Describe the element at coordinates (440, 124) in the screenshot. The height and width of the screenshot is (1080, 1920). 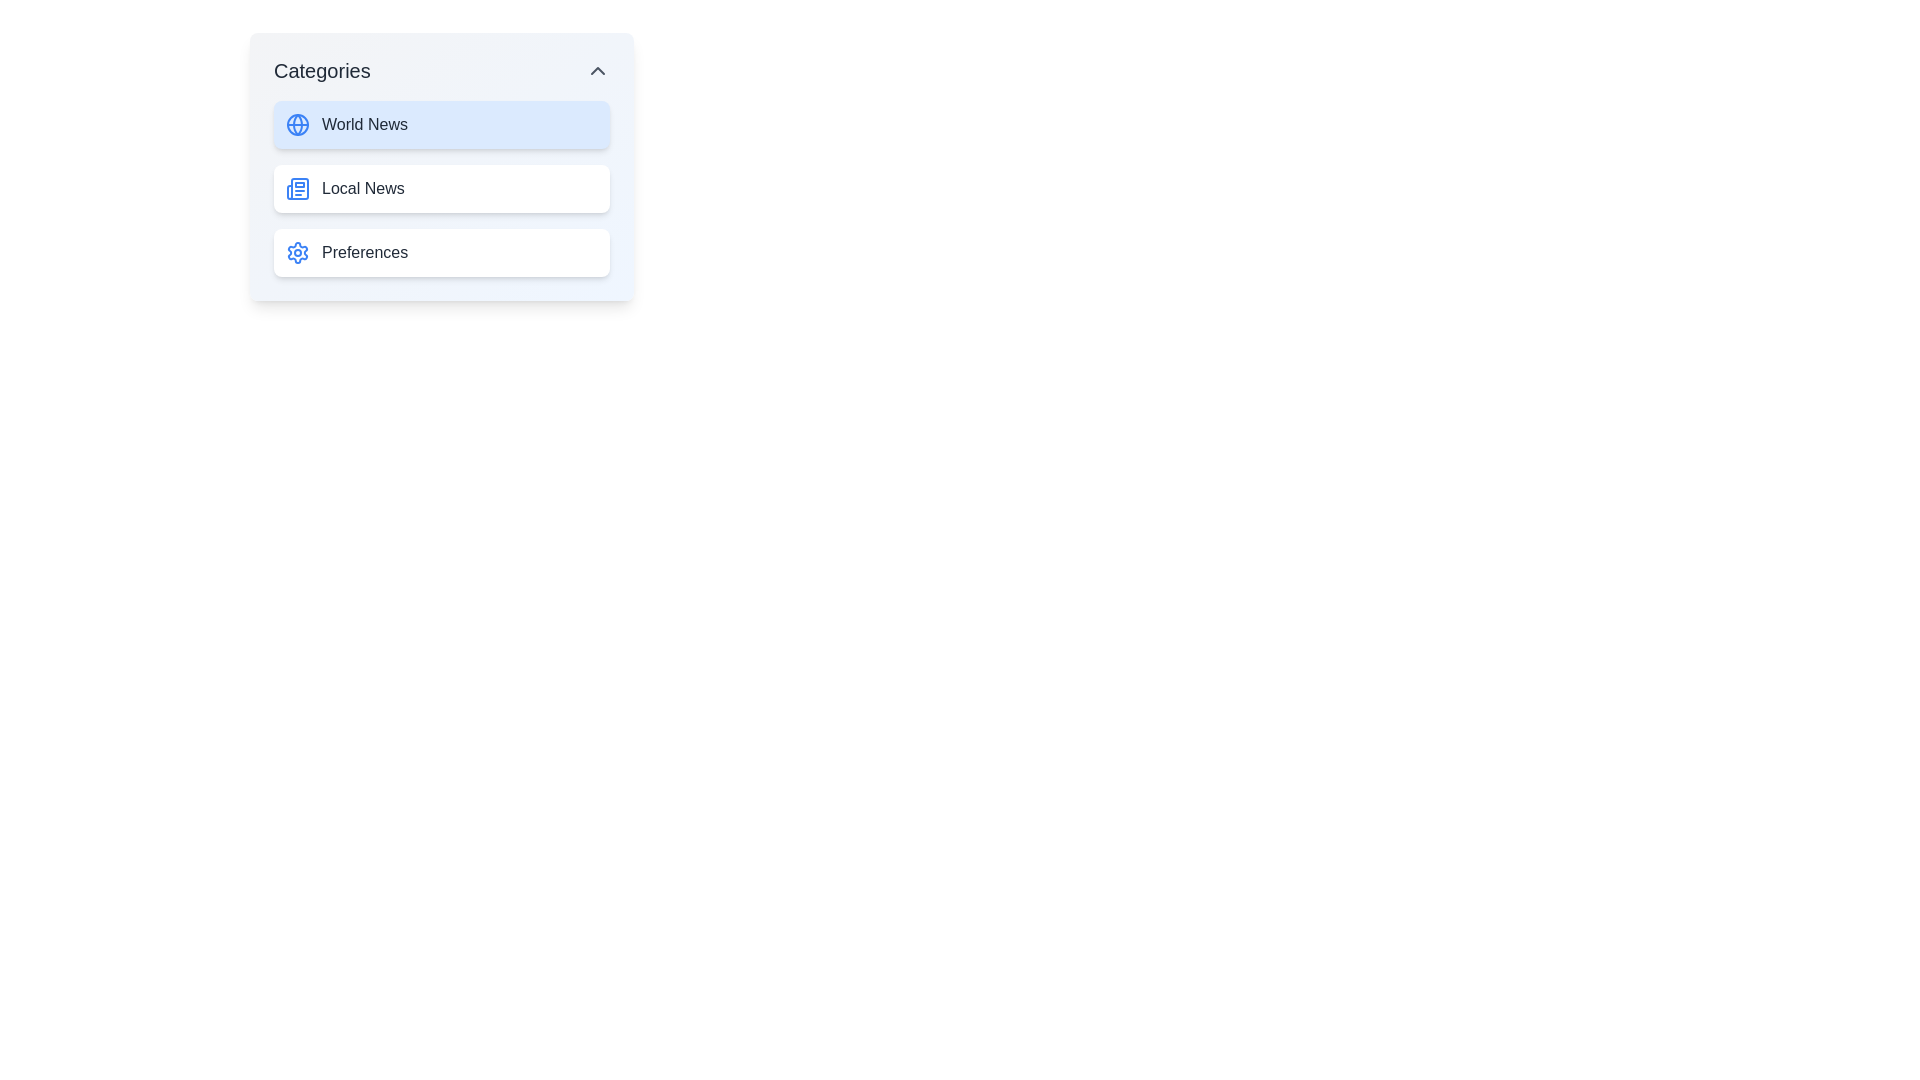
I see `the 'World News' category button, which is the first item in the vertical list of cards in the 'Categories' panel` at that location.